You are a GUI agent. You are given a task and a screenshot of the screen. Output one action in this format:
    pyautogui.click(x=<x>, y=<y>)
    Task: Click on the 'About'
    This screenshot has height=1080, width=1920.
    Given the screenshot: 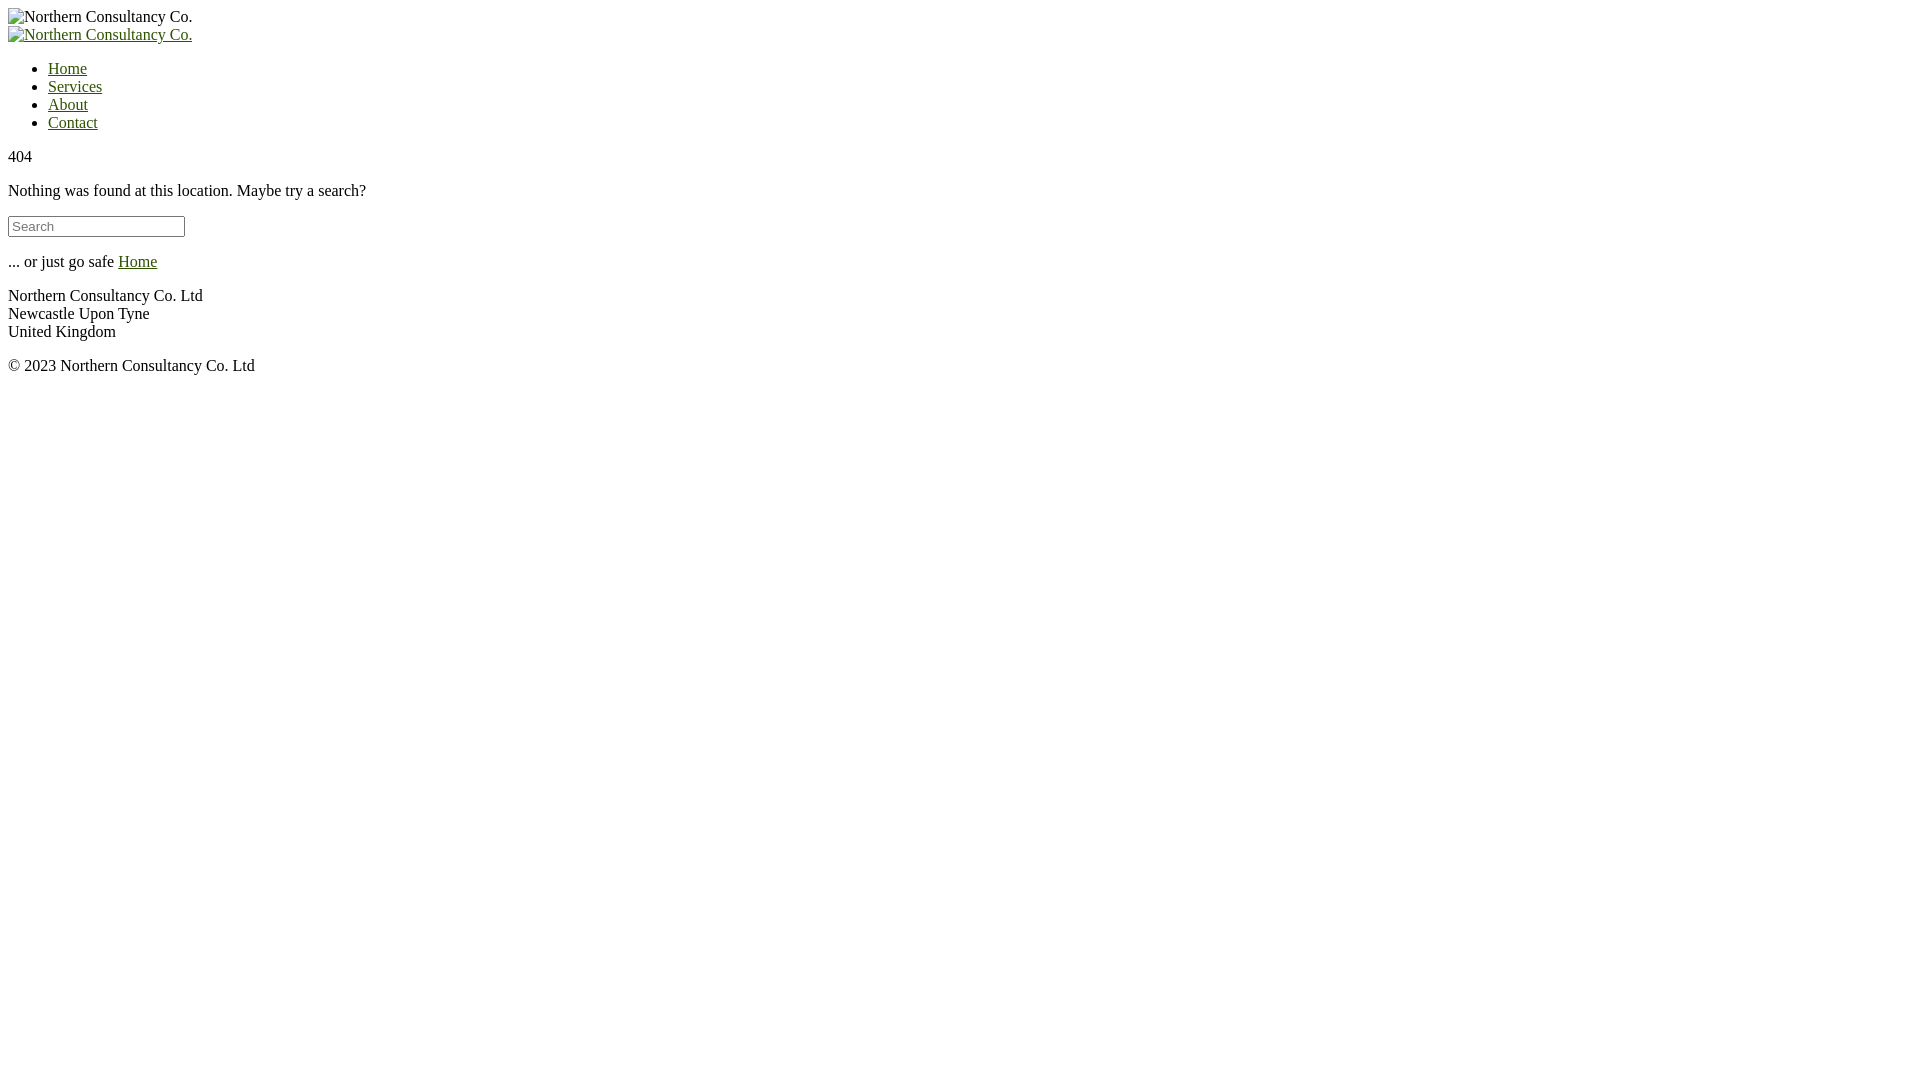 What is the action you would take?
    pyautogui.click(x=67, y=104)
    